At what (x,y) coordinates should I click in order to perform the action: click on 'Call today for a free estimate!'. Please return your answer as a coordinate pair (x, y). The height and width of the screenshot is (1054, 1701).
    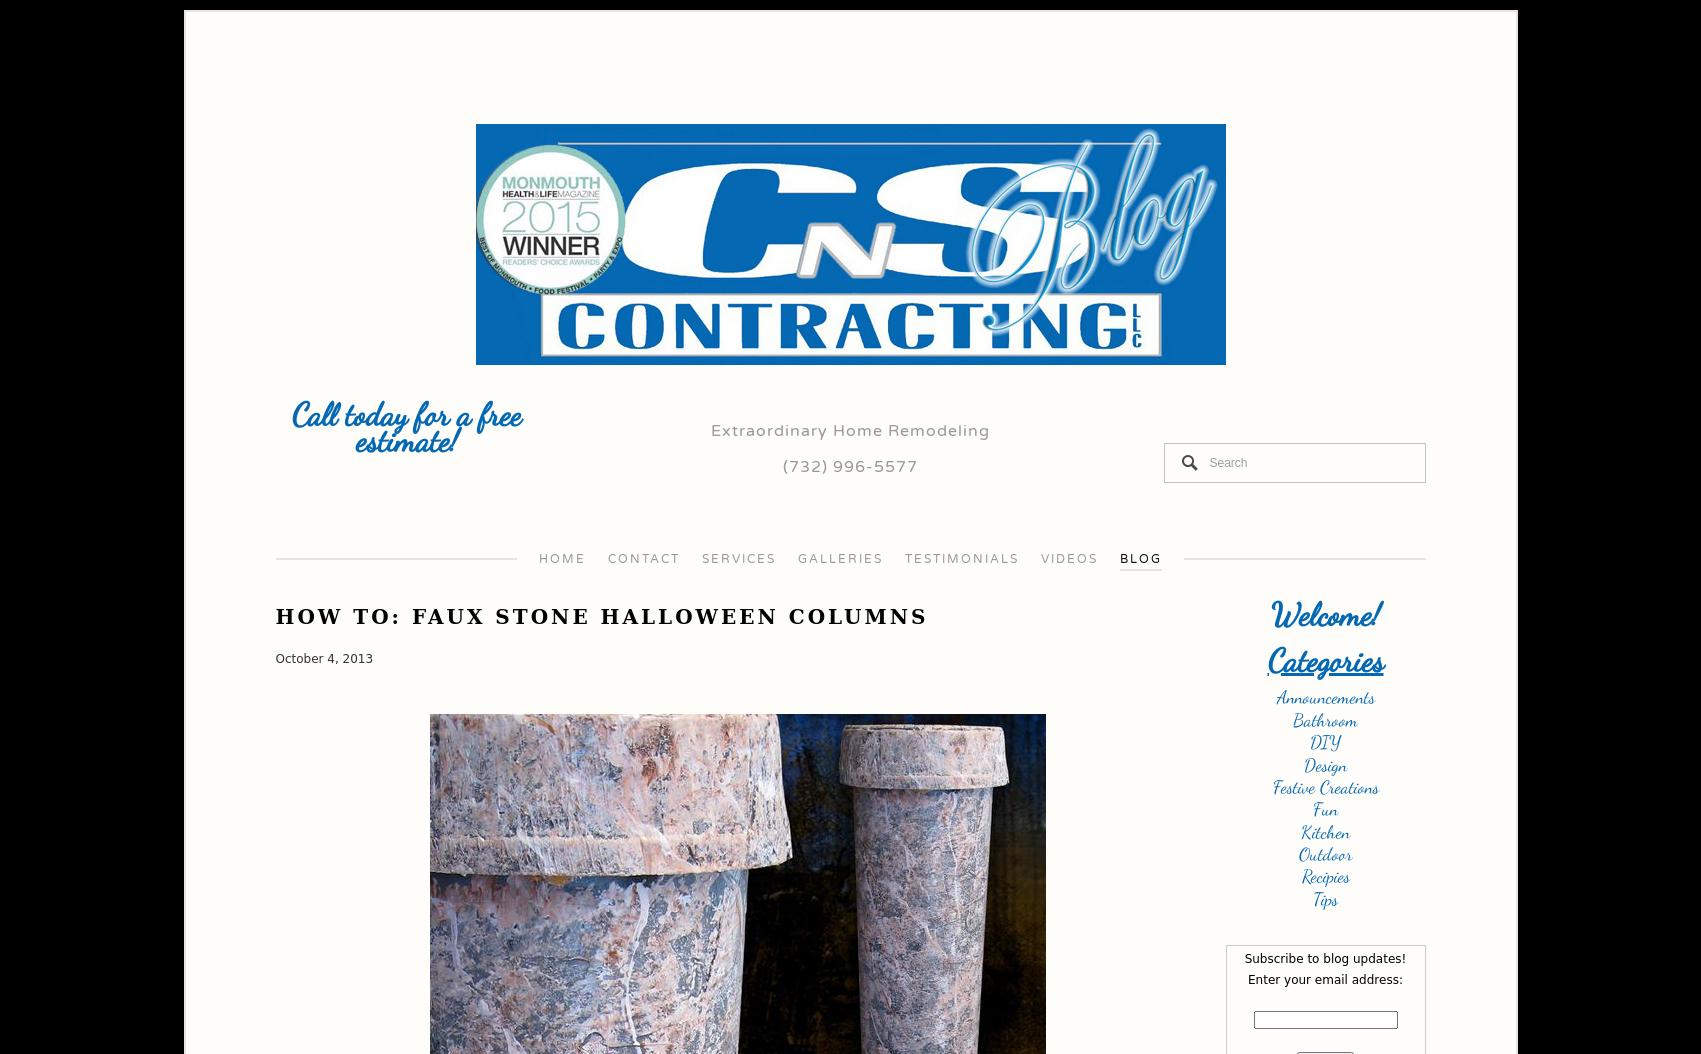
    Looking at the image, I should click on (405, 428).